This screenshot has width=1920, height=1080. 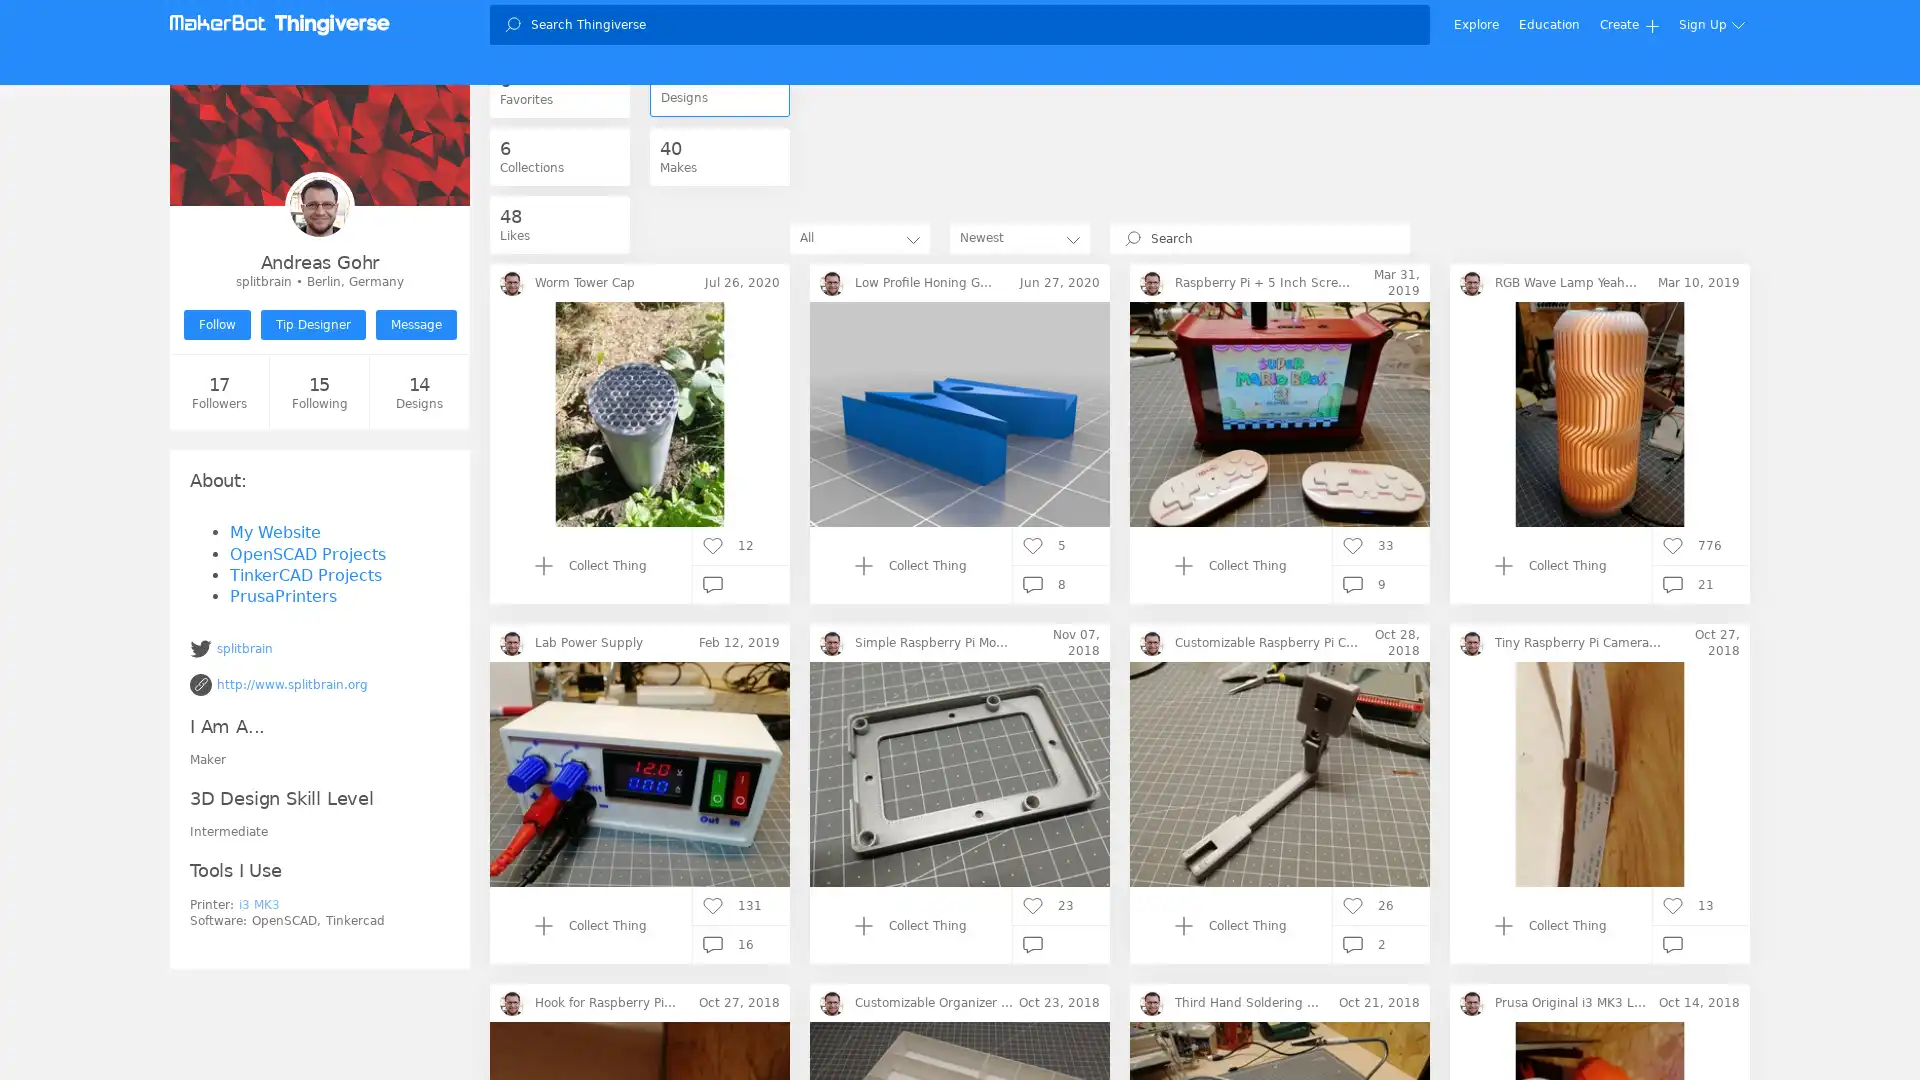 What do you see at coordinates (1476, 24) in the screenshot?
I see `Explore` at bounding box center [1476, 24].